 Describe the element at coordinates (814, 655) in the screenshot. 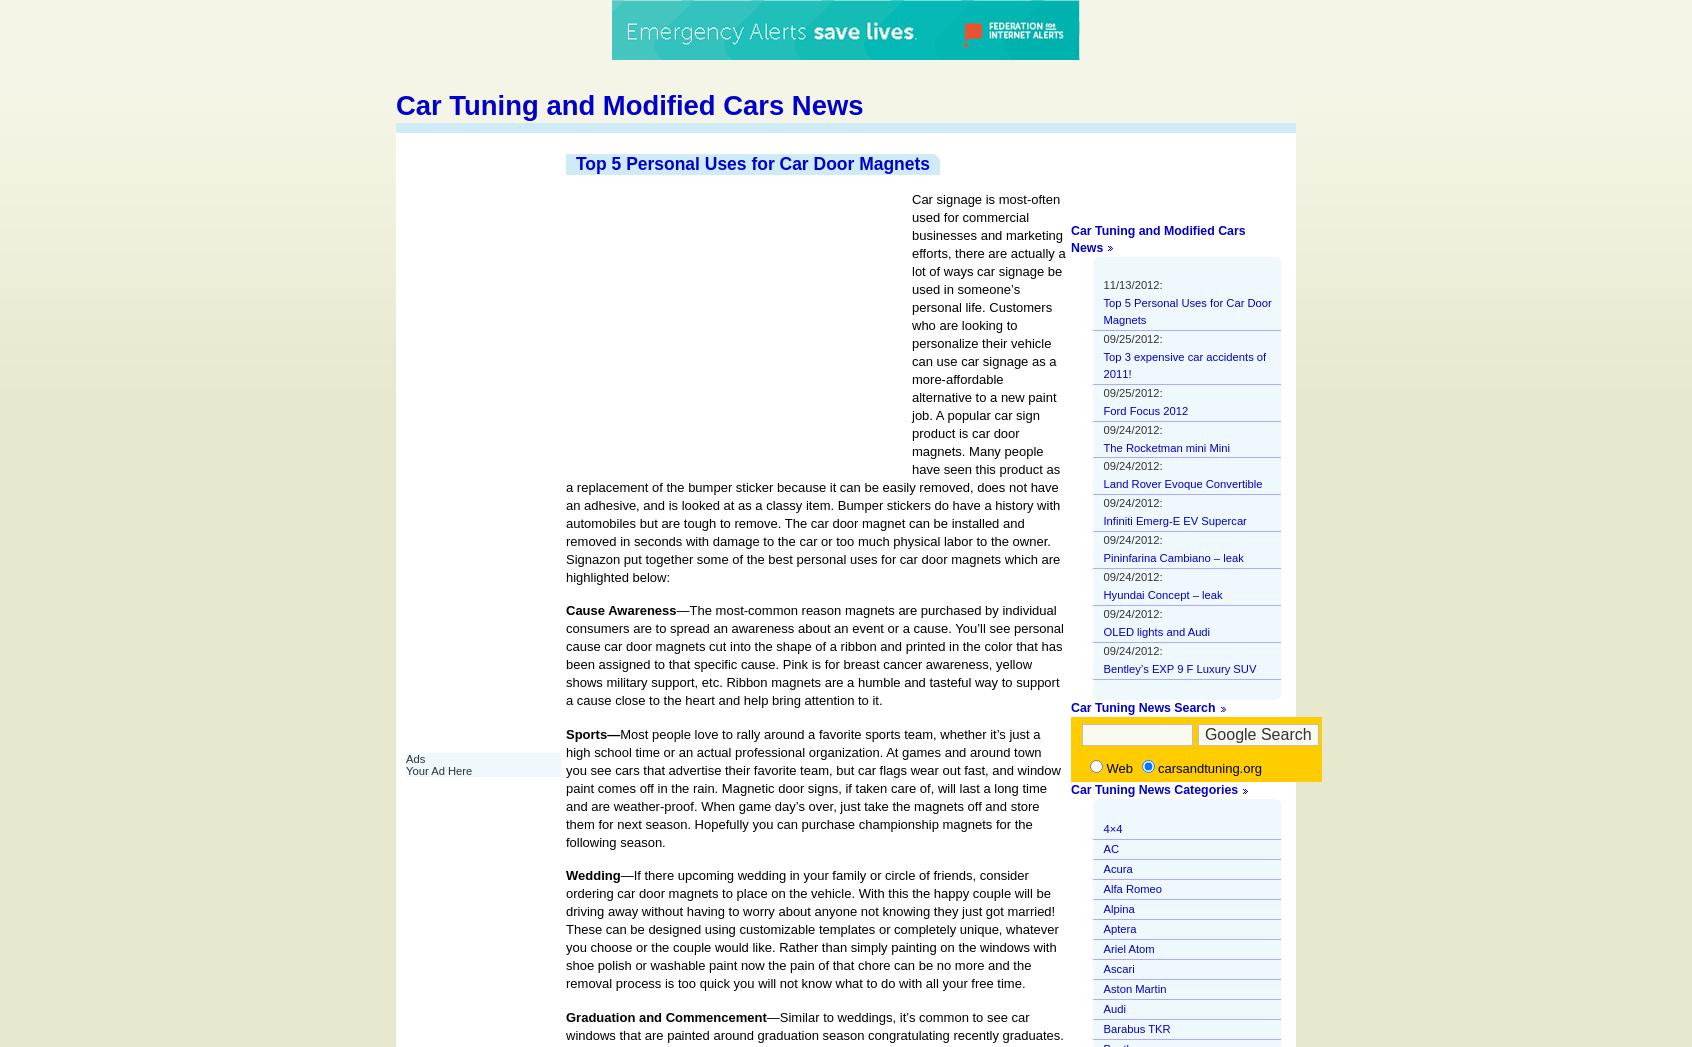

I see `'—The most-common reason magnets are purchased by individual consumers are to spread an awareness about an event or a cause. You’ll see personal cause car door magnets cut into the shape of a ribbon and printed in the color that has been assigned to that specific cause. Pink is for breast cancer awareness, yellow shows military support, etc. Ribbon magnets are a humble and tasteful way to support a cause close to the heart and help bring attention to it.'` at that location.